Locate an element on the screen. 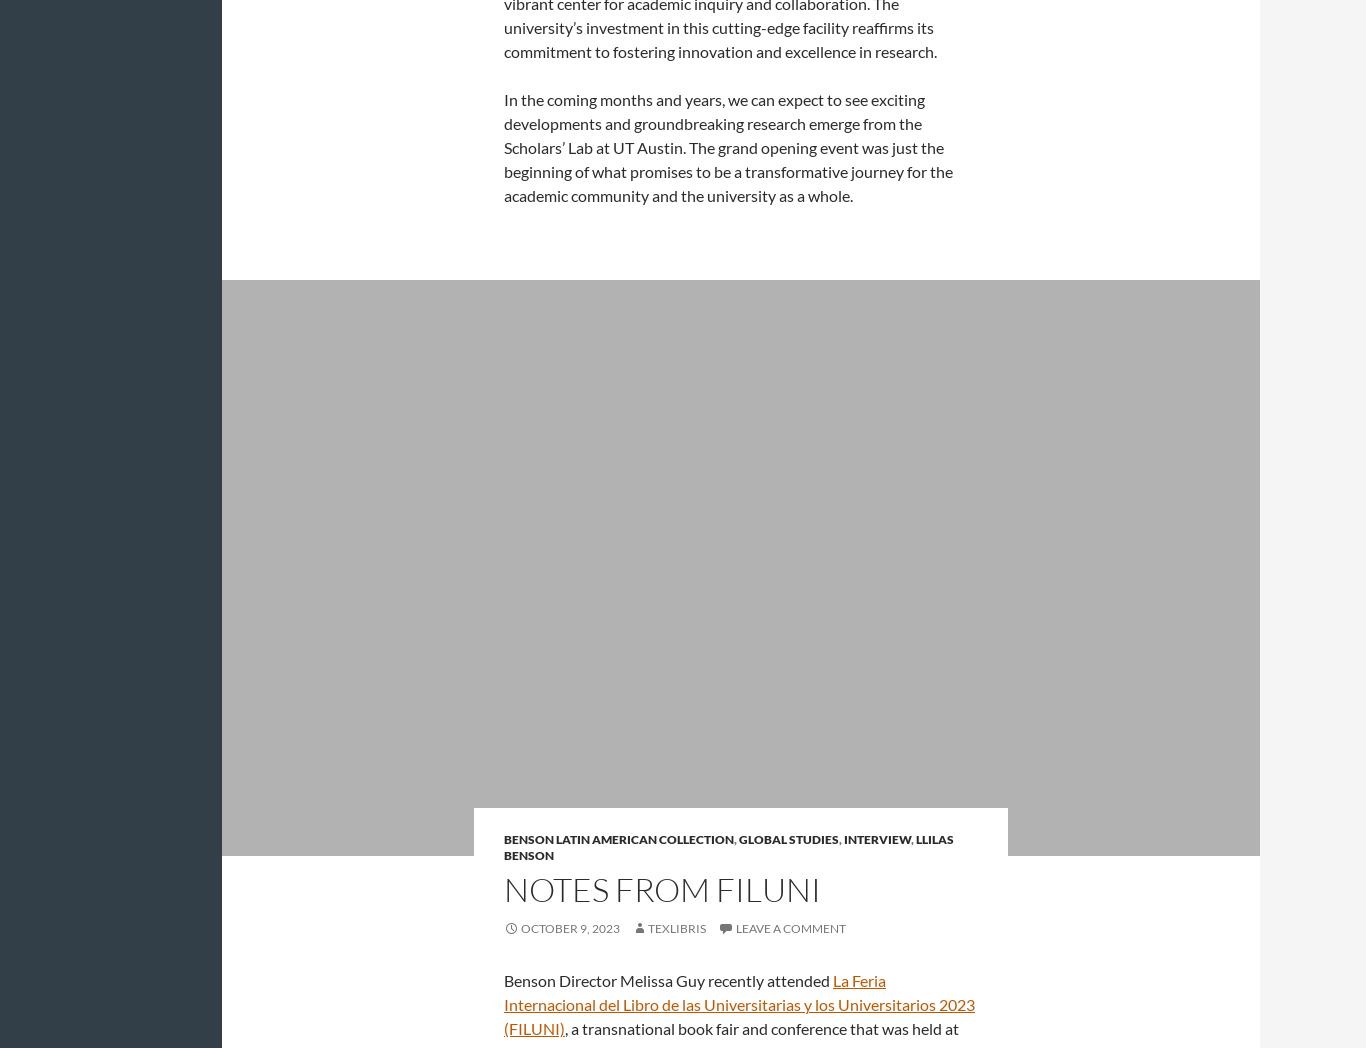 The height and width of the screenshot is (1048, 1366). 'Leave a comment' is located at coordinates (791, 928).